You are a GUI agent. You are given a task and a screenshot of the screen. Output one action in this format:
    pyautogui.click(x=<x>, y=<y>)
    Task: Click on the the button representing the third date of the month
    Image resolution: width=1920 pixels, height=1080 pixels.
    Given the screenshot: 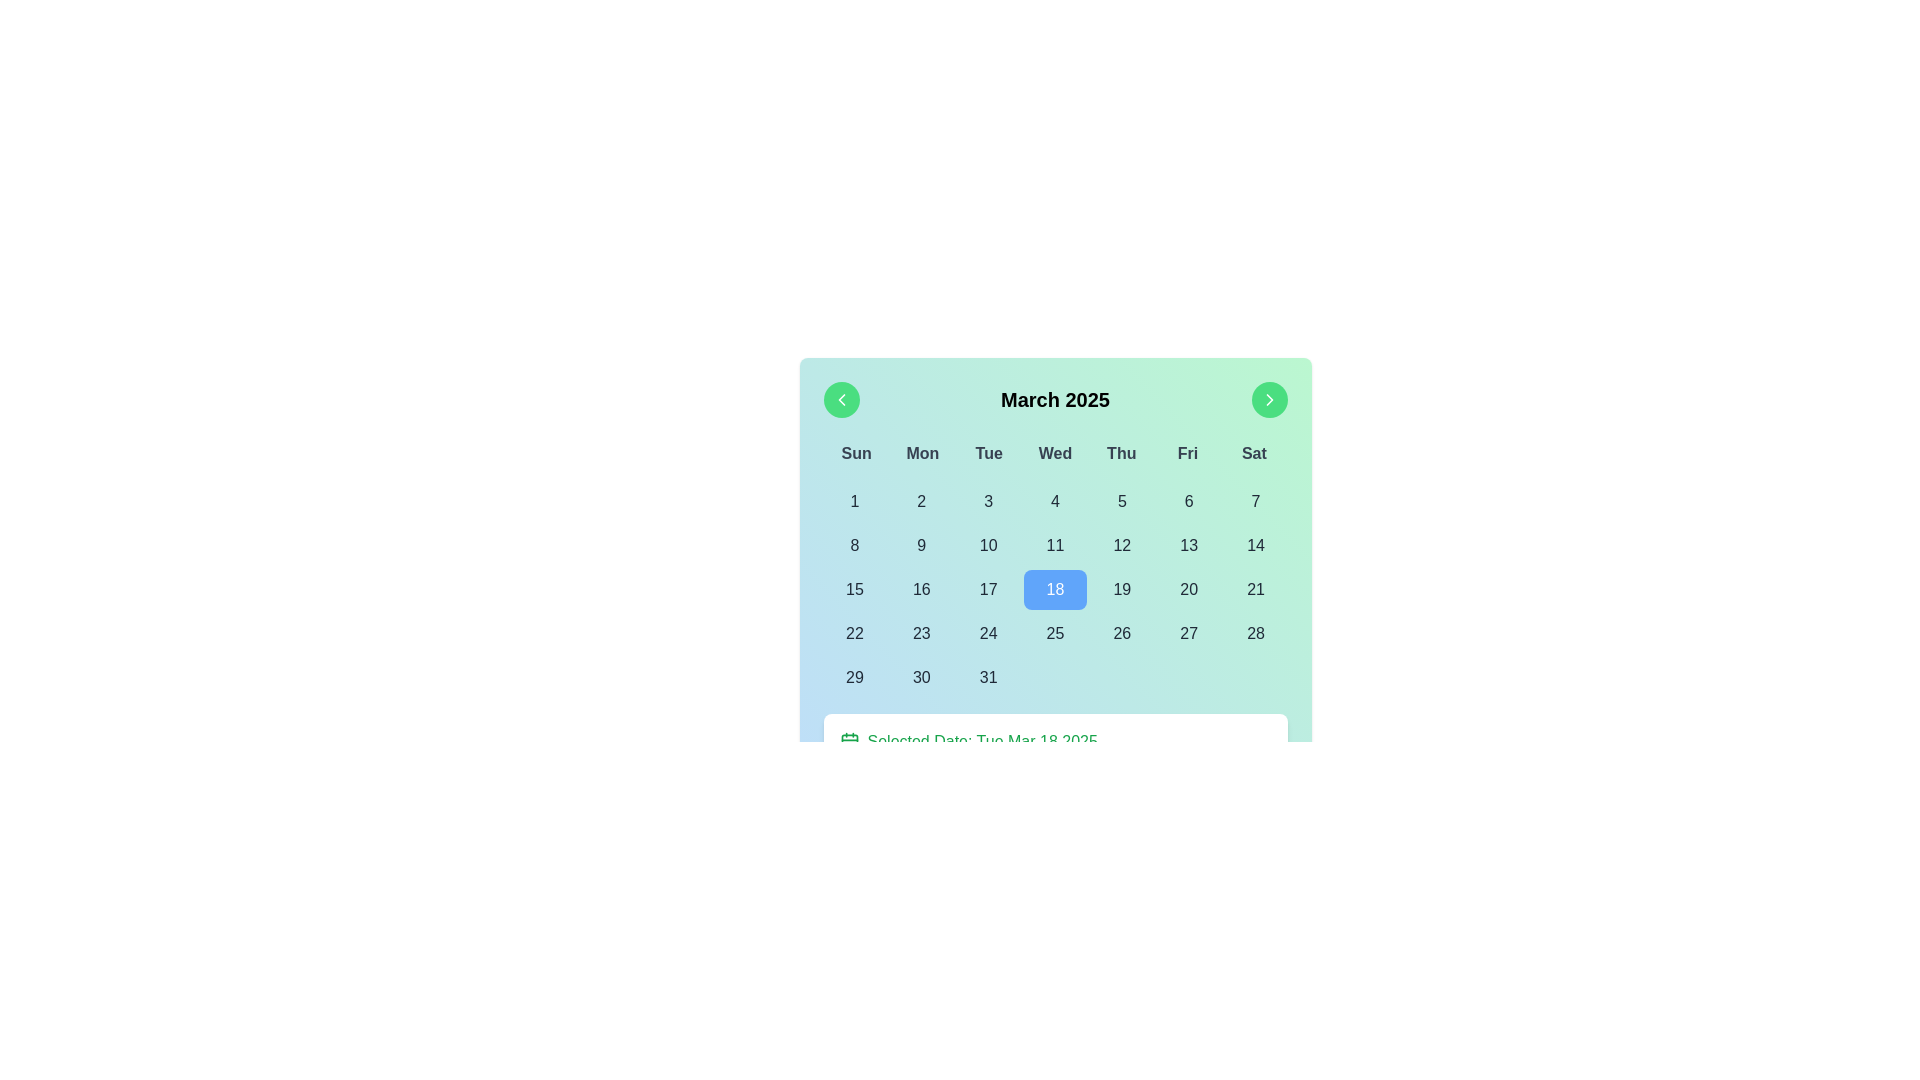 What is the action you would take?
    pyautogui.click(x=988, y=500)
    